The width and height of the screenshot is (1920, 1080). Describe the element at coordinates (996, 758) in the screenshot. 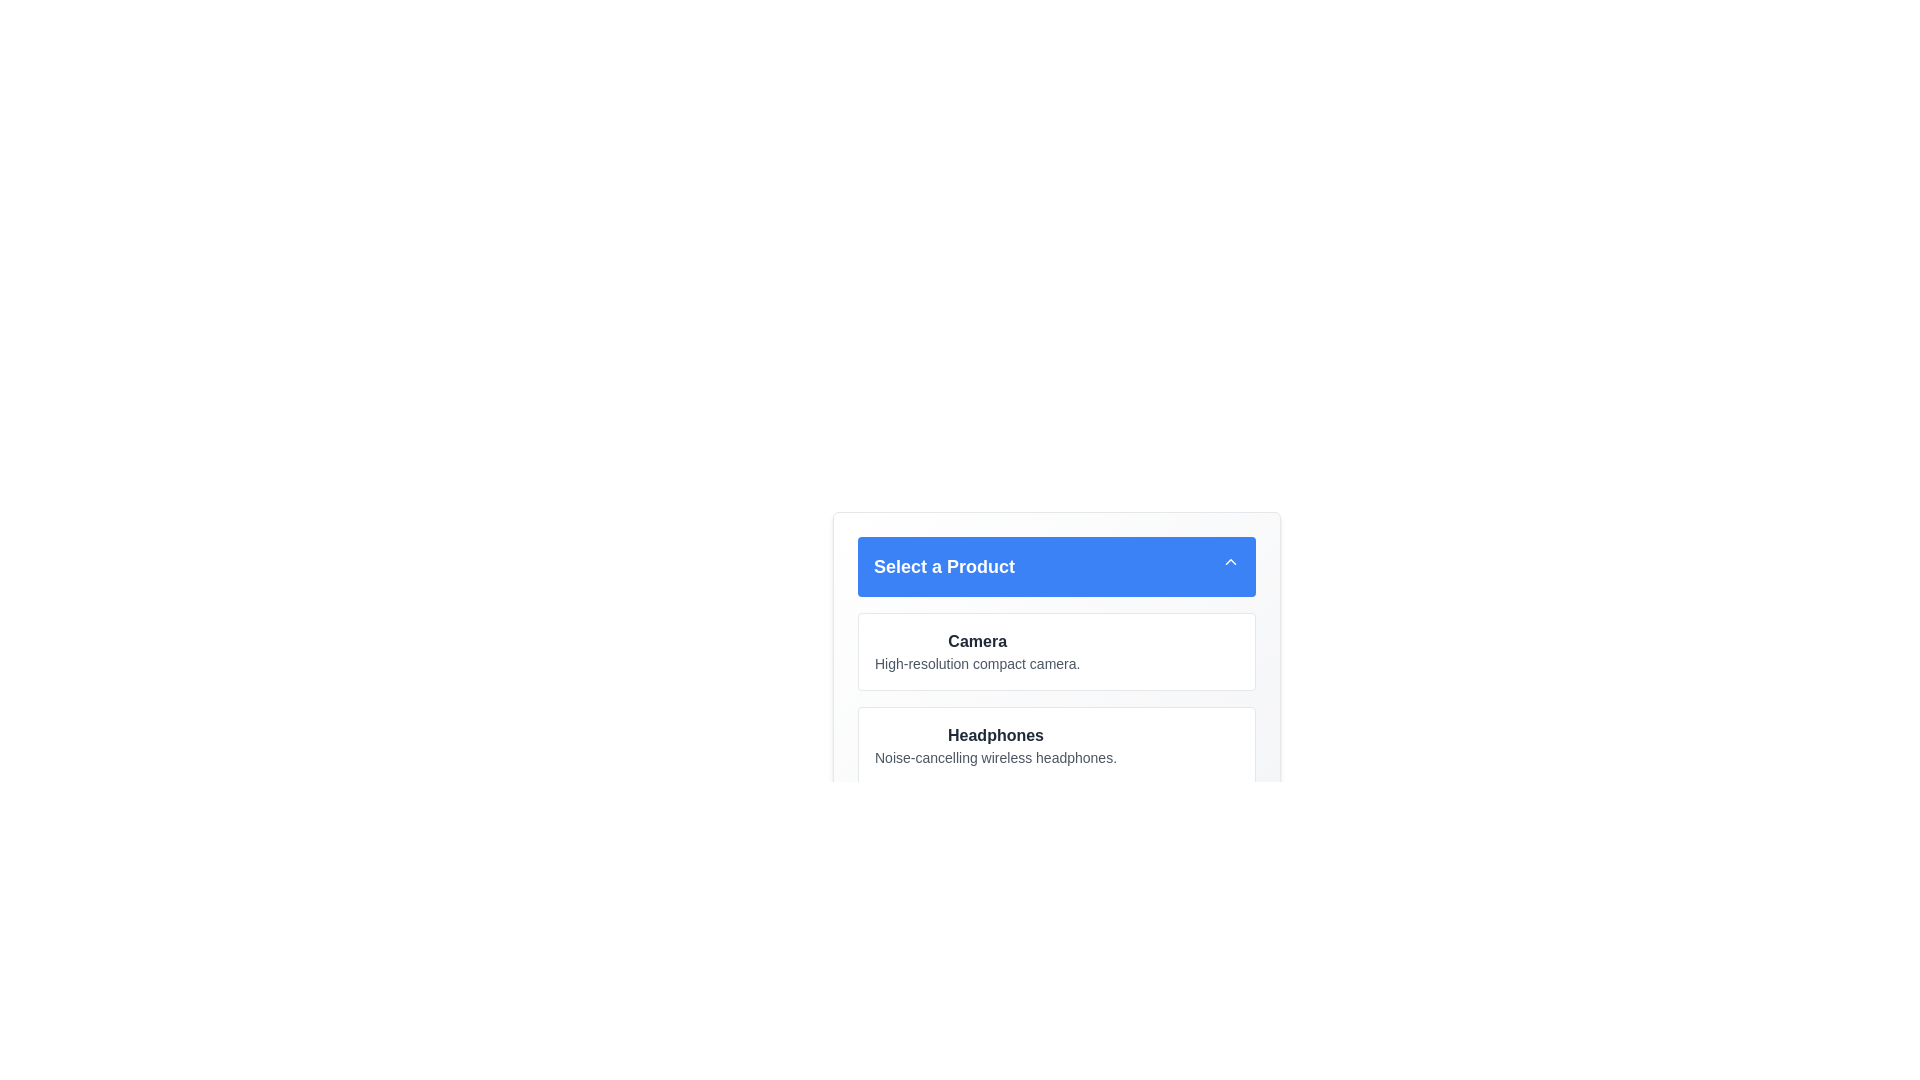

I see `description text located directly below the bold title 'Headphones' in the 'Select a Product' section, which is styled in a smaller gray font` at that location.